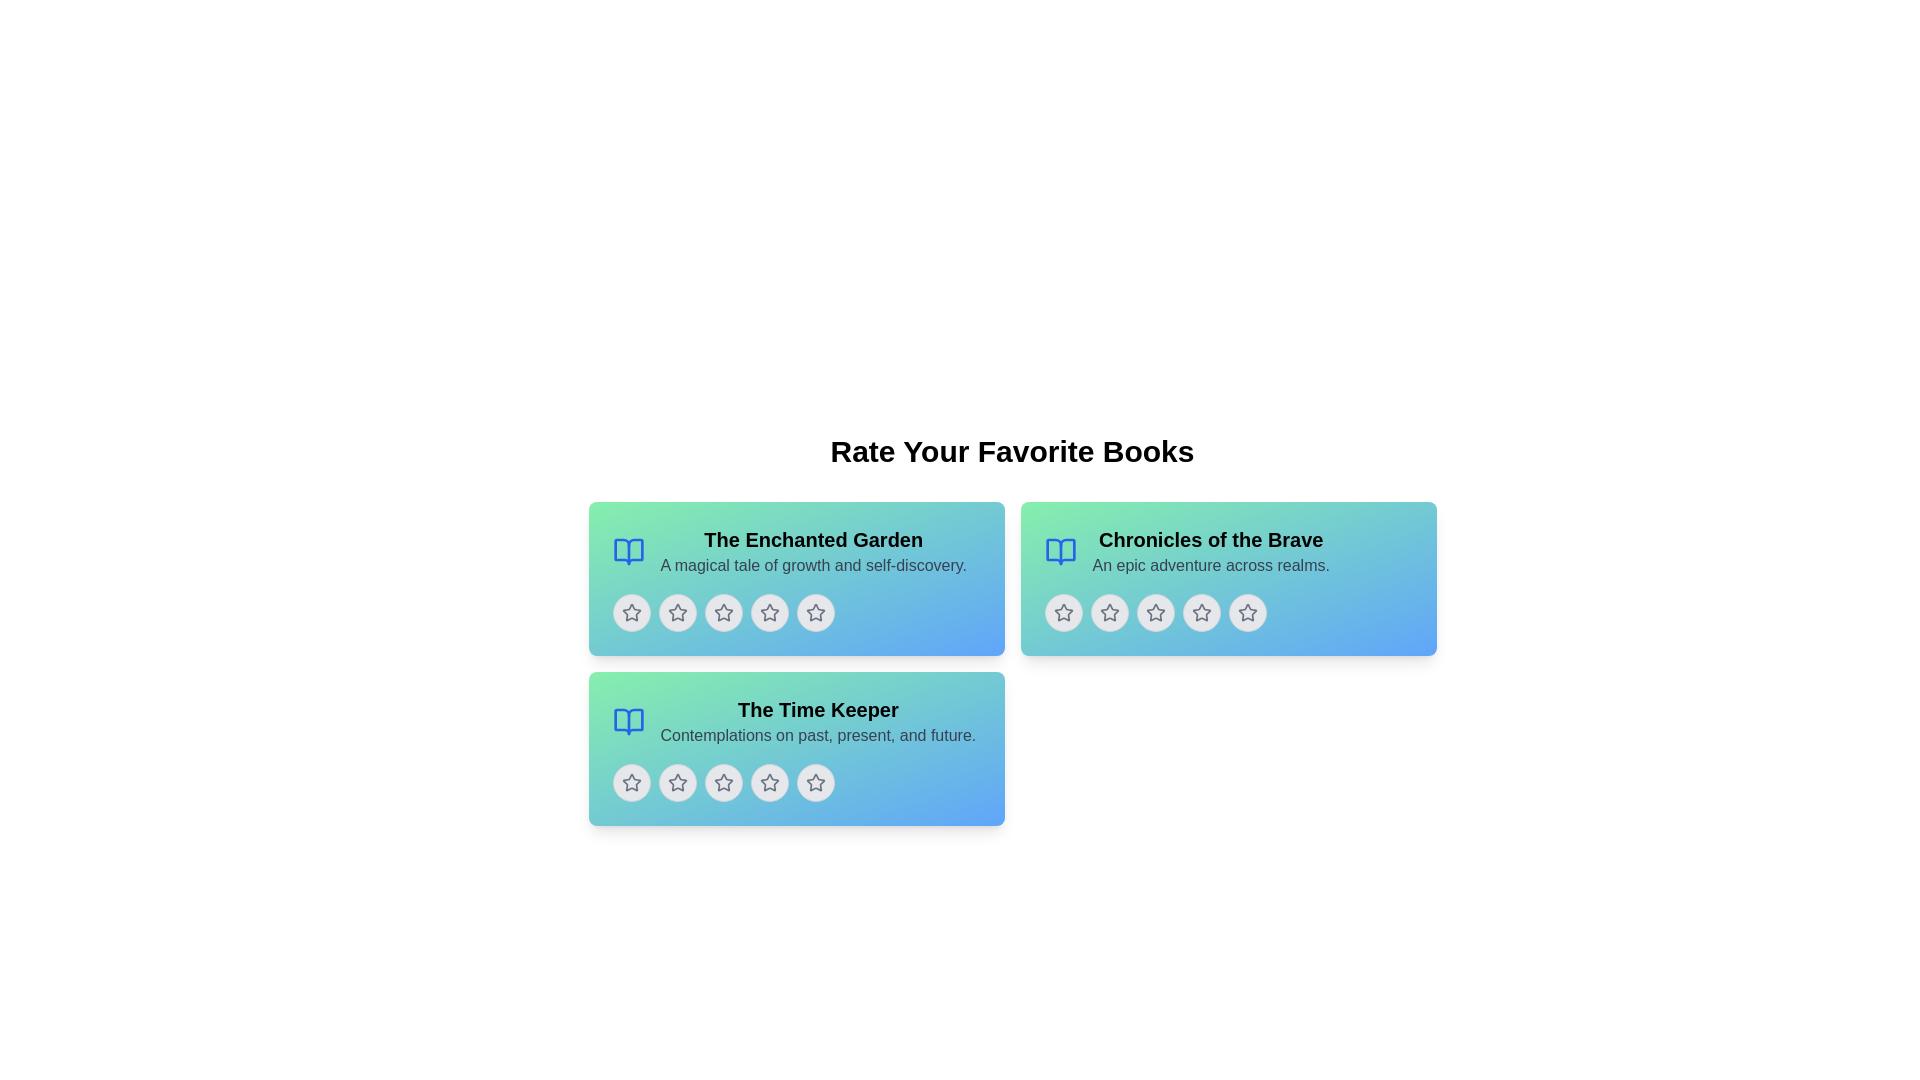 Image resolution: width=1920 pixels, height=1080 pixels. Describe the element at coordinates (768, 611) in the screenshot. I see `the third star icon (hollow design) in the rating system under 'The Enchanted Garden' title to rate it` at that location.